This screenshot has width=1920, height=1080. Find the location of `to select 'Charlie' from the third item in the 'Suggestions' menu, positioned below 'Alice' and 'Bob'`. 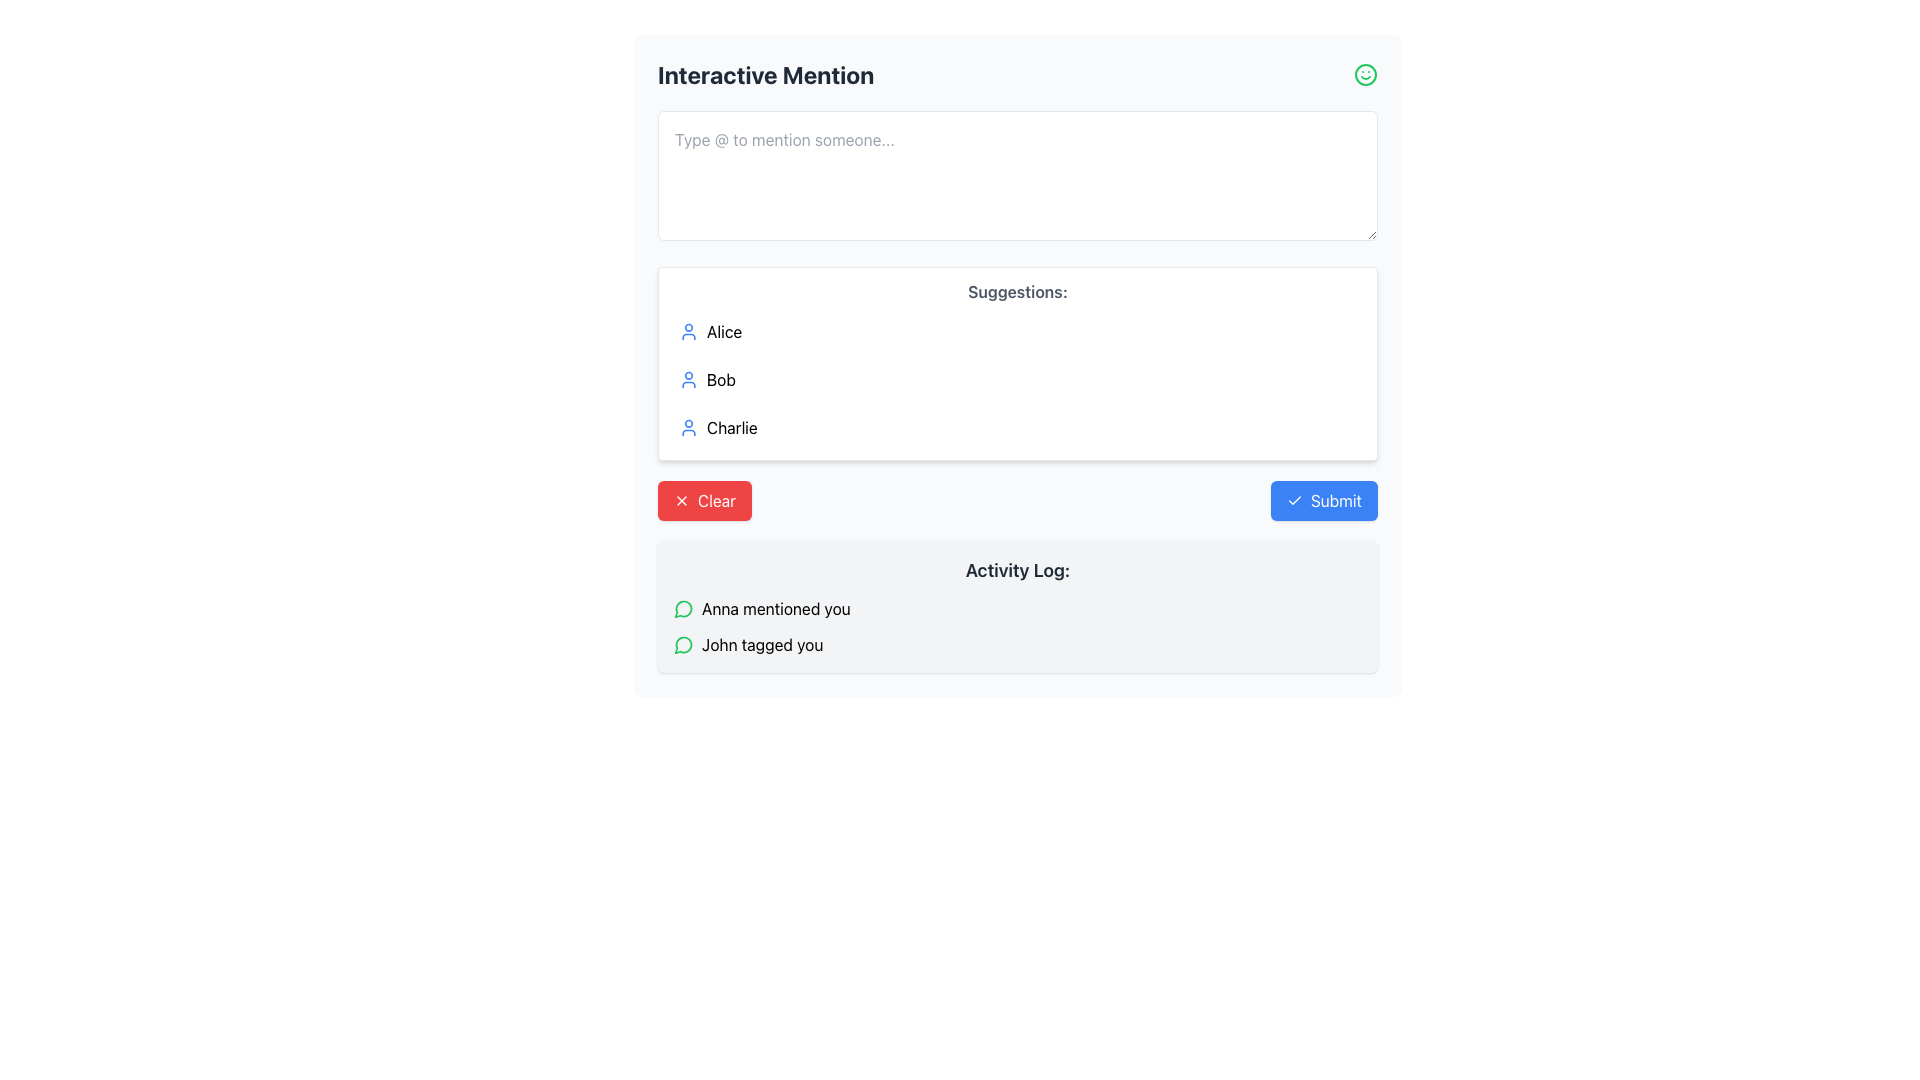

to select 'Charlie' from the third item in the 'Suggestions' menu, positioned below 'Alice' and 'Bob' is located at coordinates (1017, 427).